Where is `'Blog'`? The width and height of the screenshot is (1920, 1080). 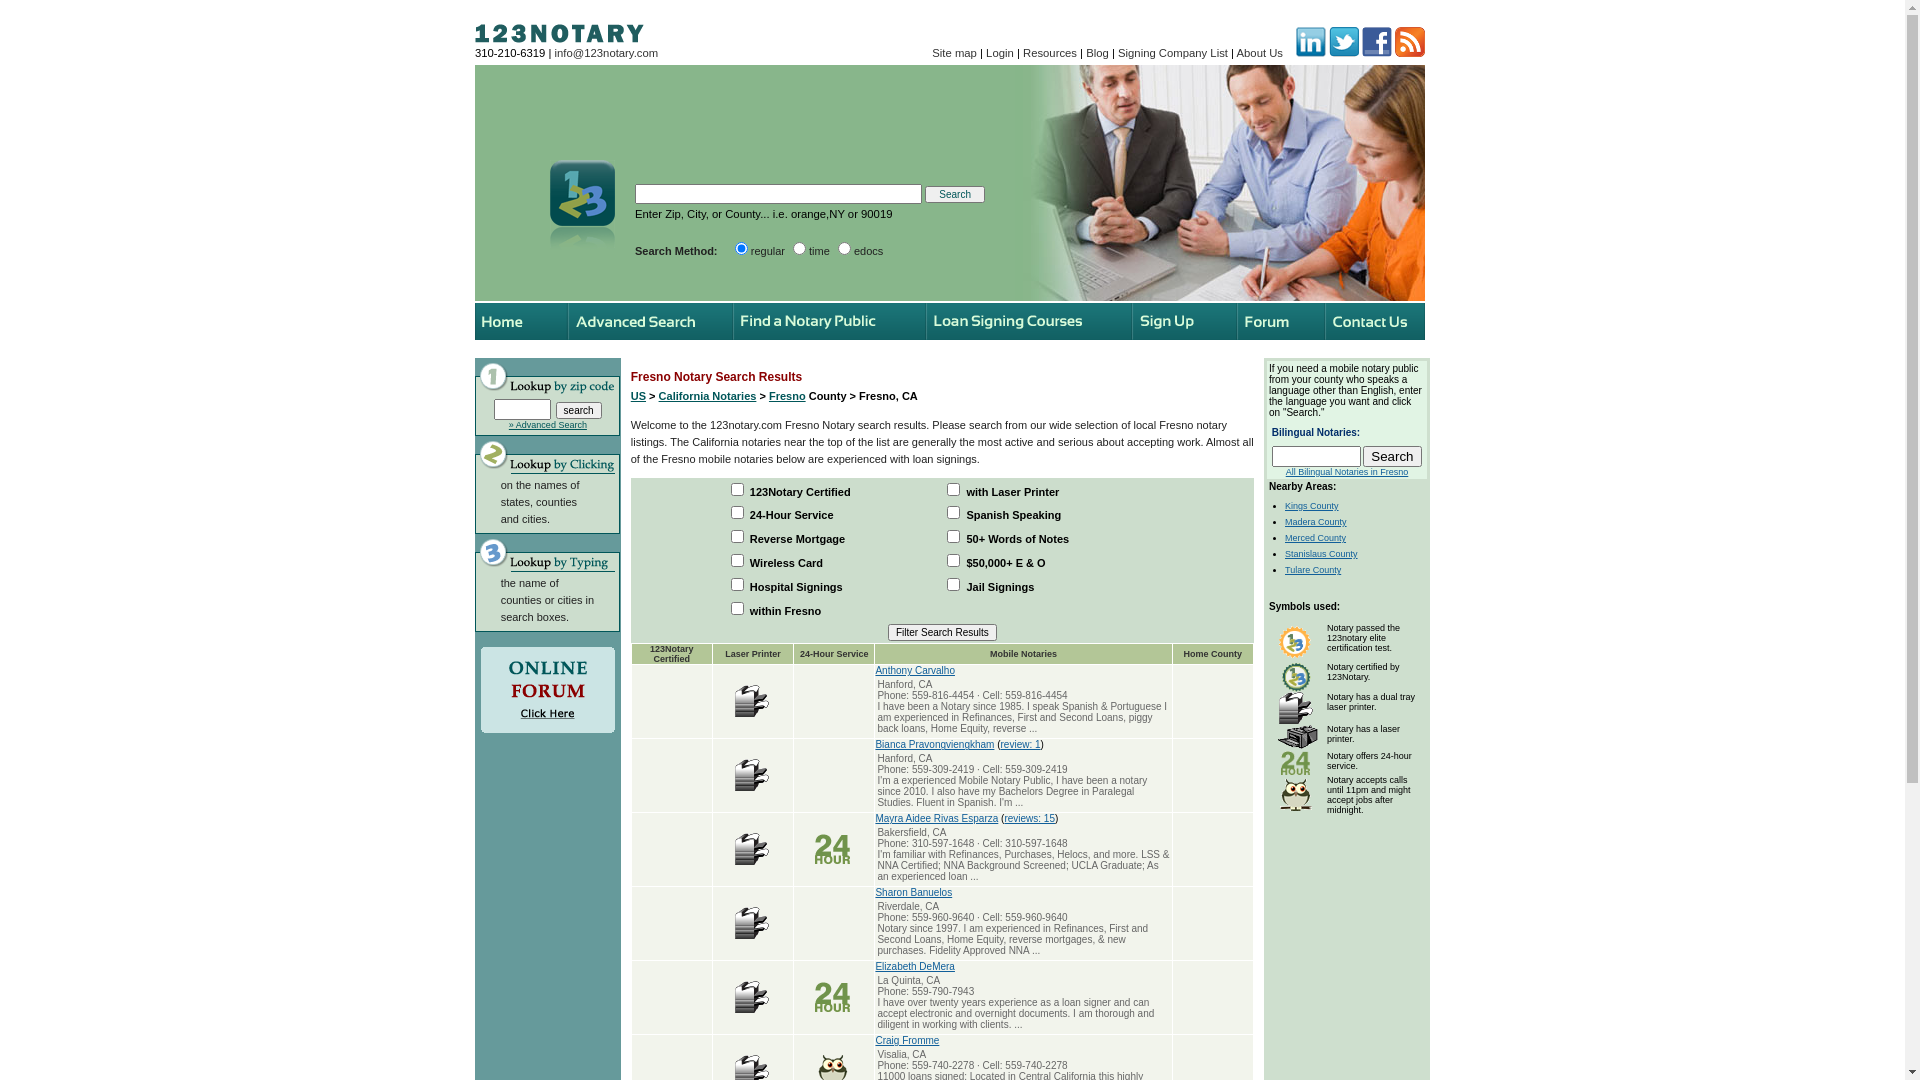 'Blog' is located at coordinates (1084, 52).